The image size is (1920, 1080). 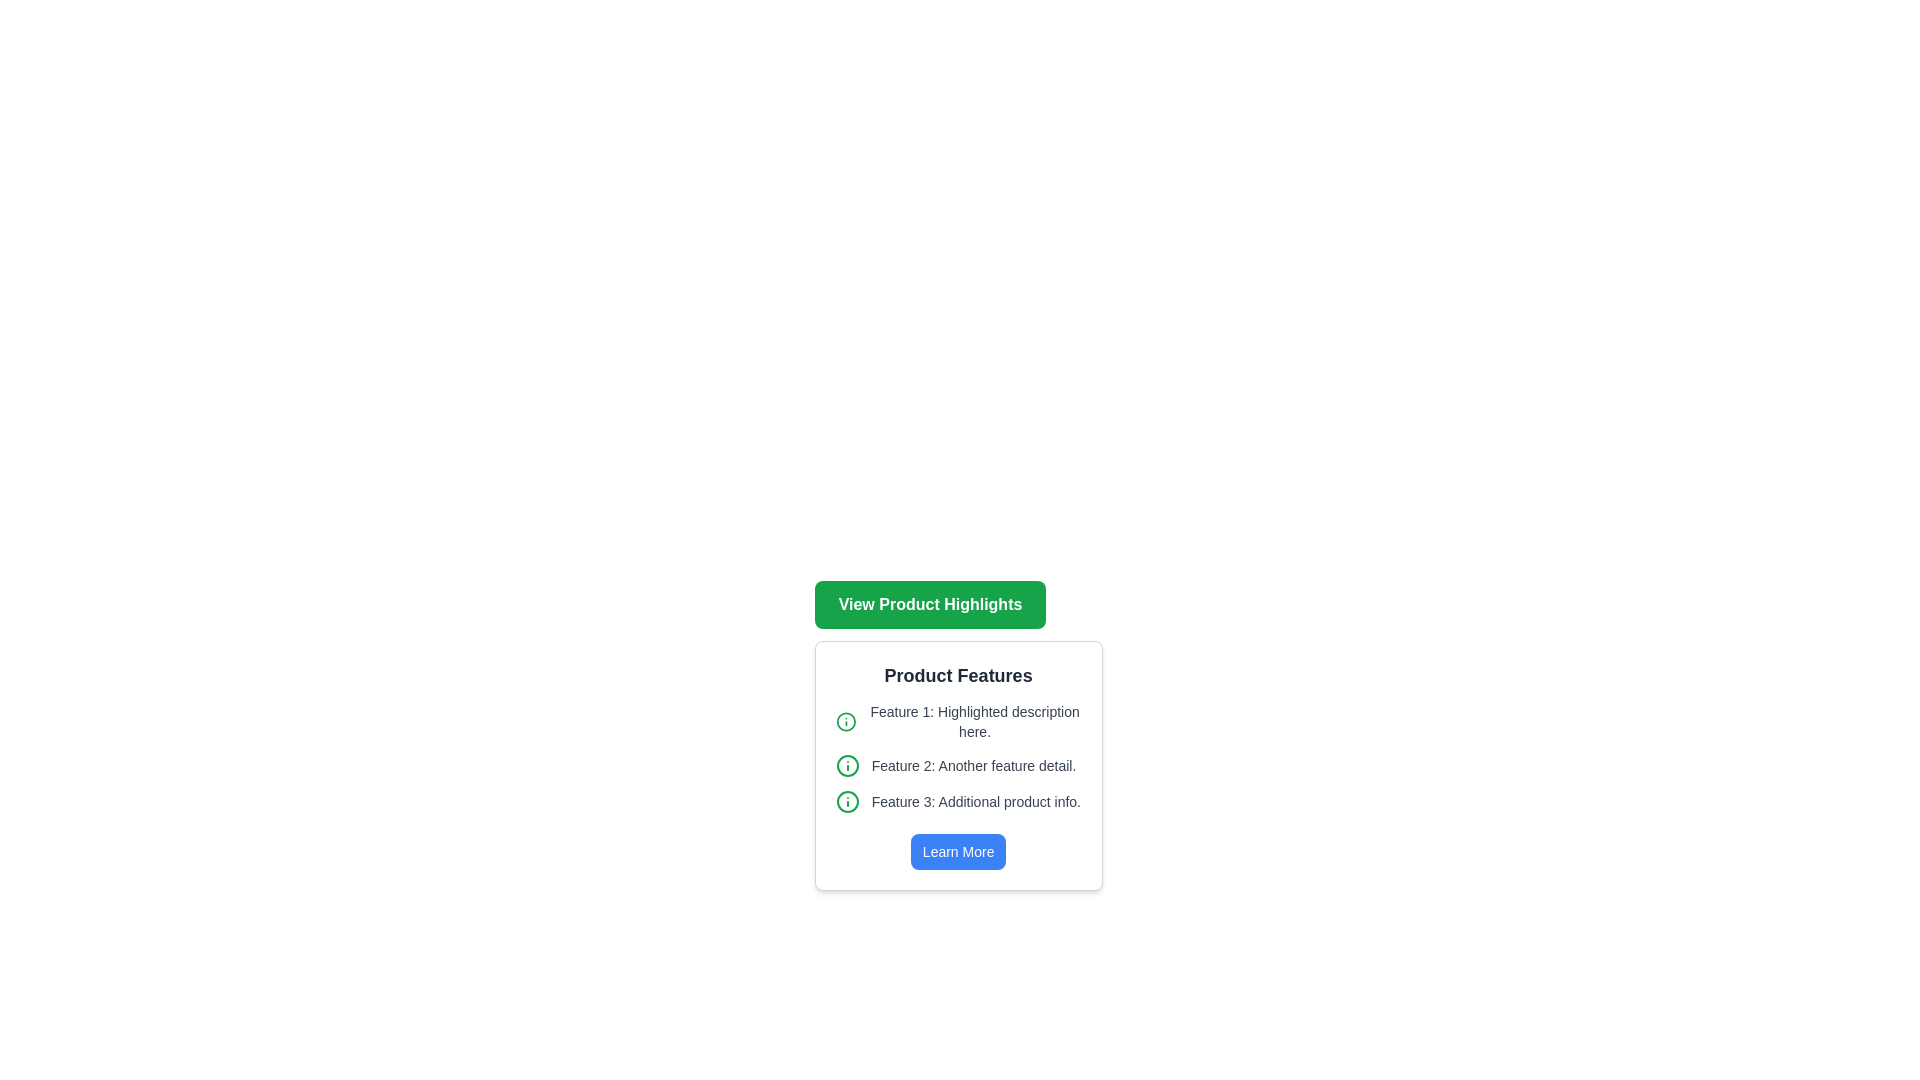 I want to click on text content of the second text label in the 'Product Features' card, which describes 'Feature 2' and is located between 'Feature 1' and 'Feature 3', so click(x=974, y=765).